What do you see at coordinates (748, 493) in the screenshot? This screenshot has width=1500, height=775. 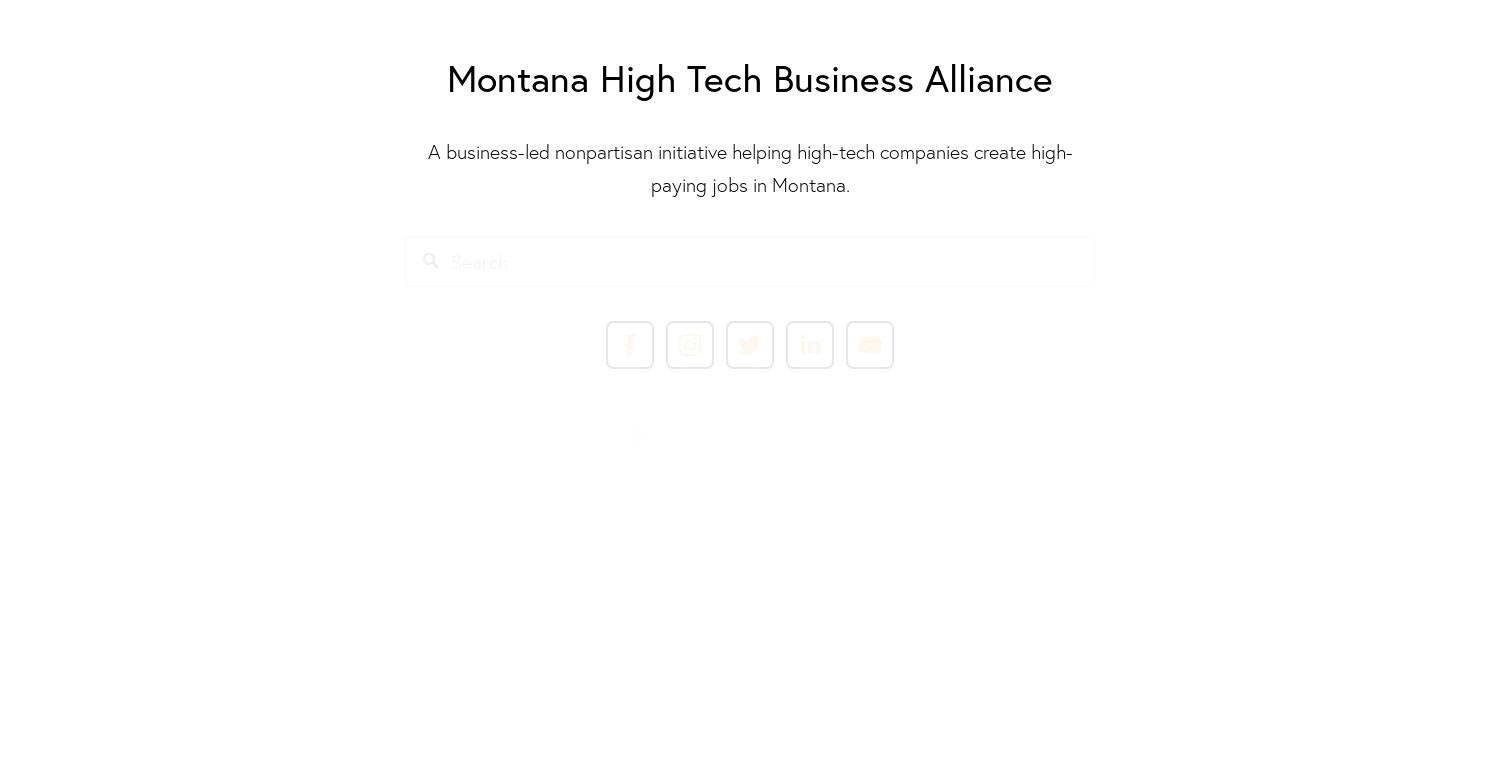 I see `'Join the Alliance'` at bounding box center [748, 493].